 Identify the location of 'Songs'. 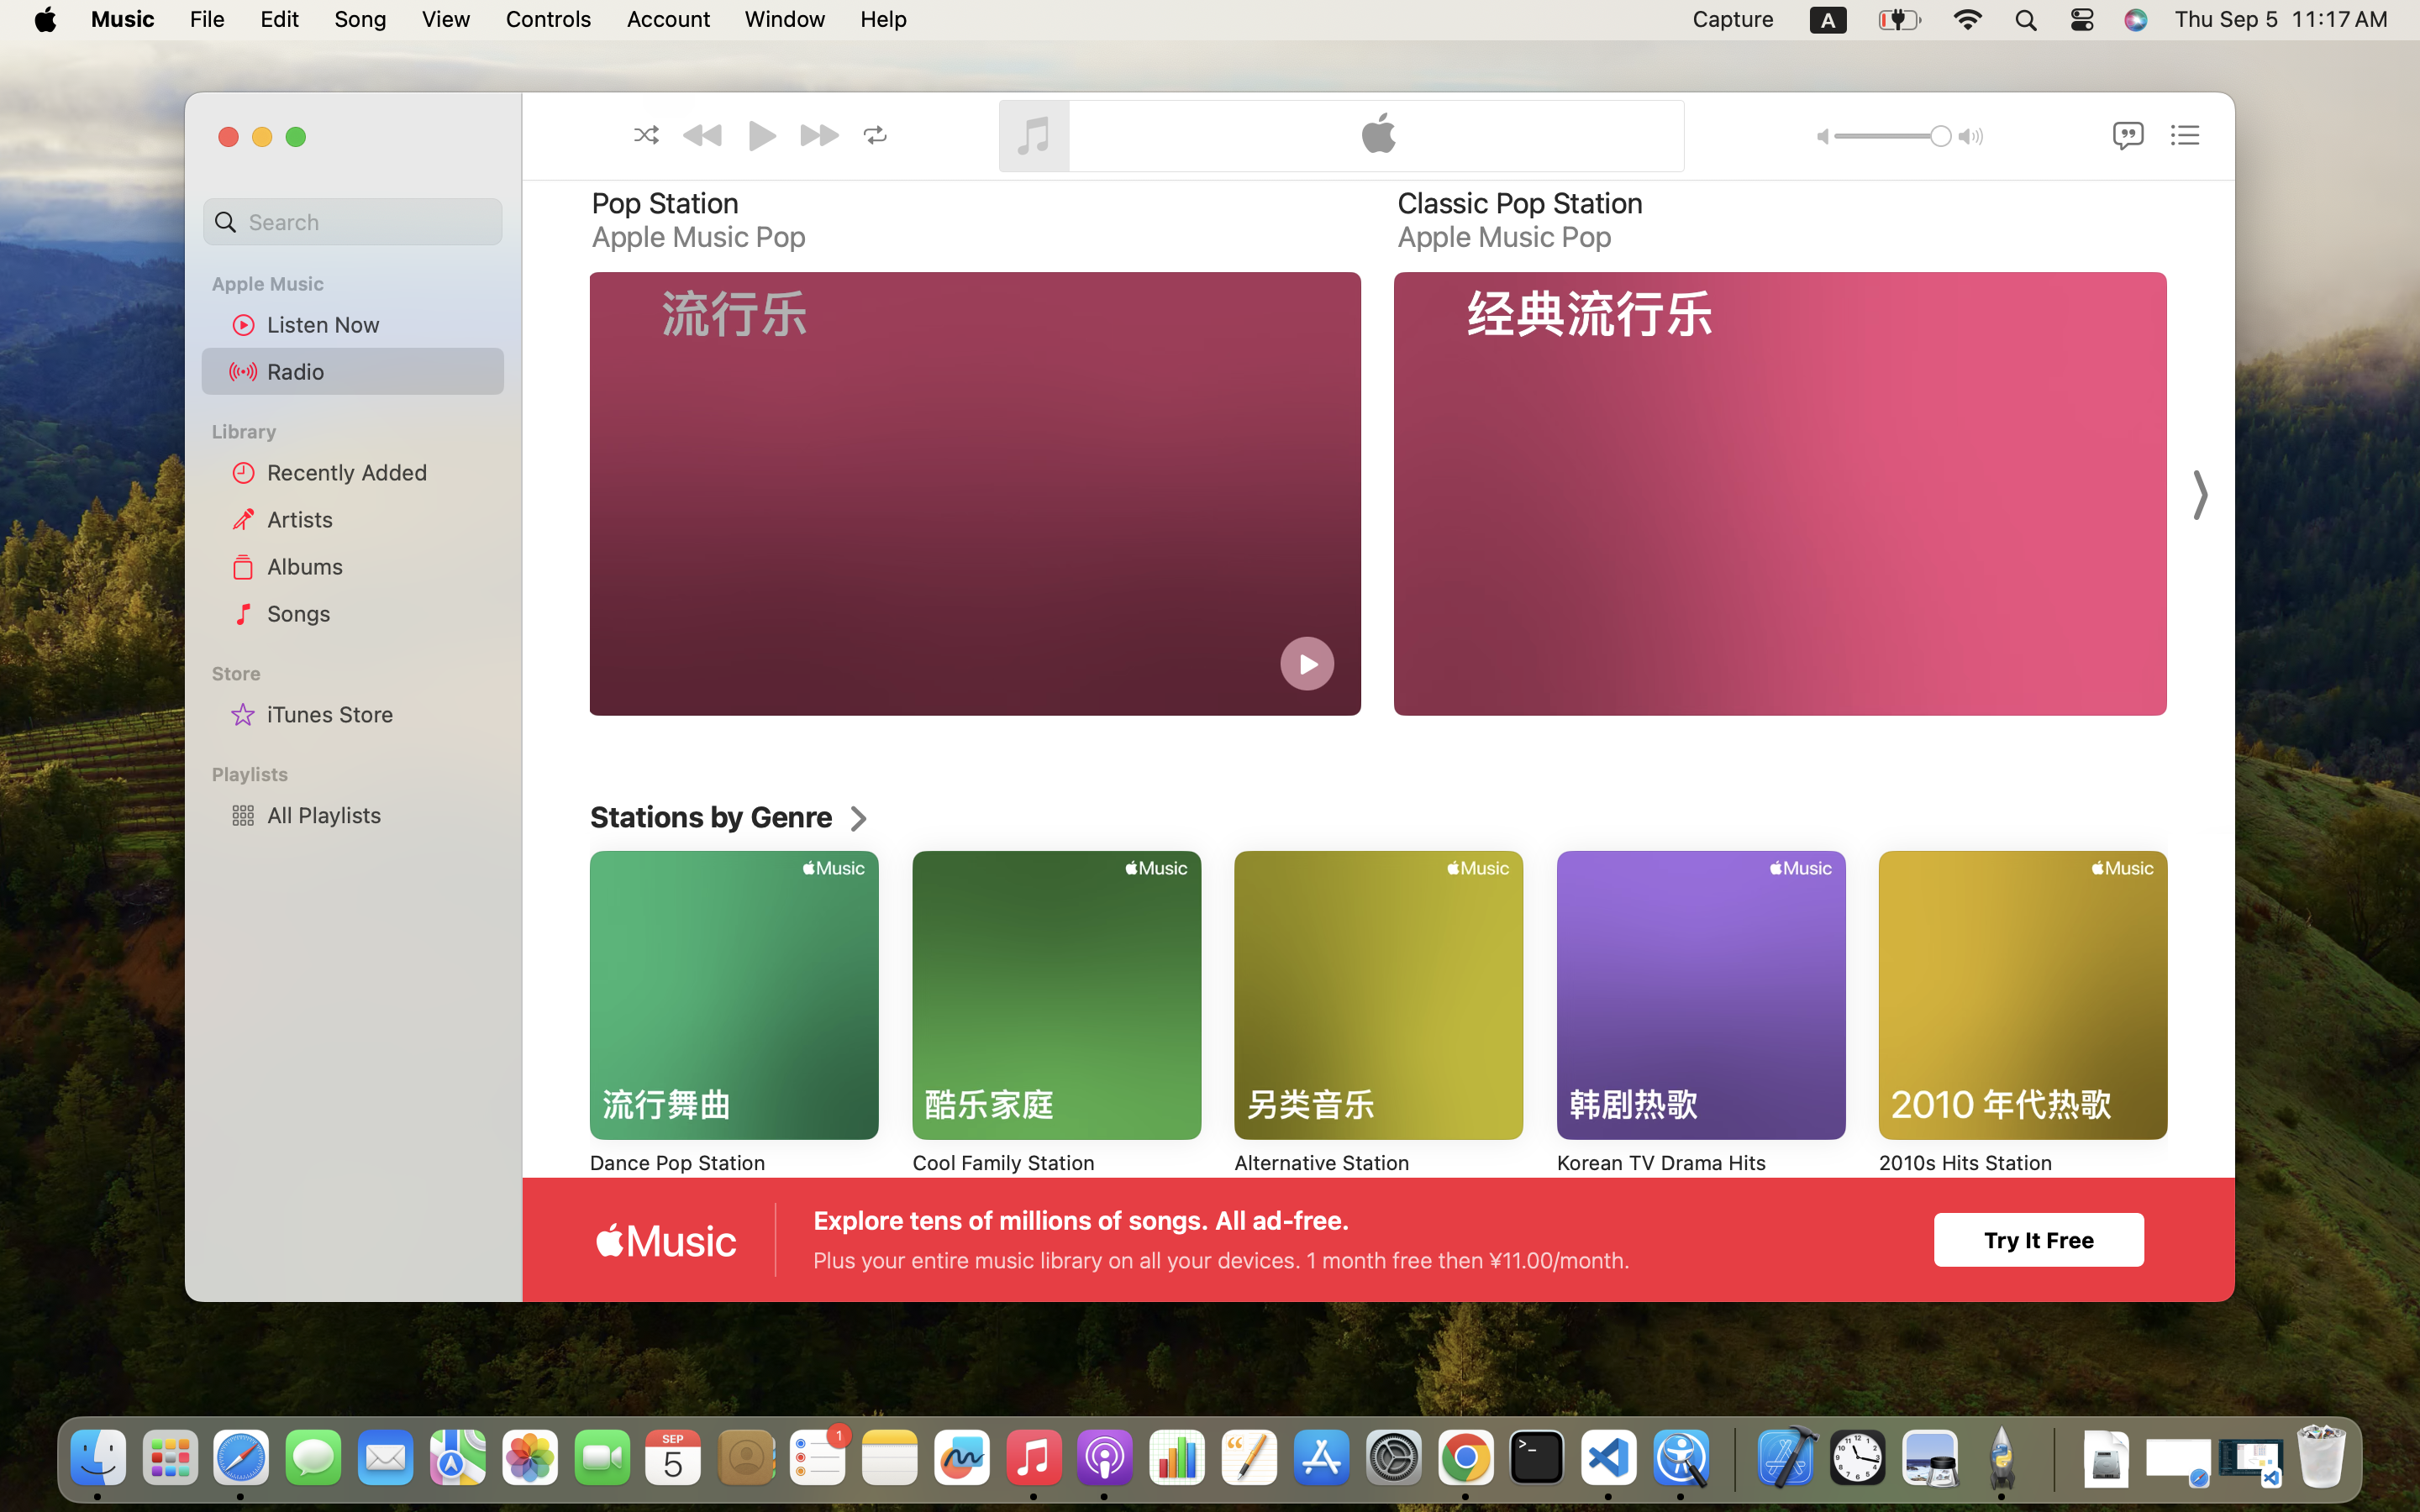
(379, 612).